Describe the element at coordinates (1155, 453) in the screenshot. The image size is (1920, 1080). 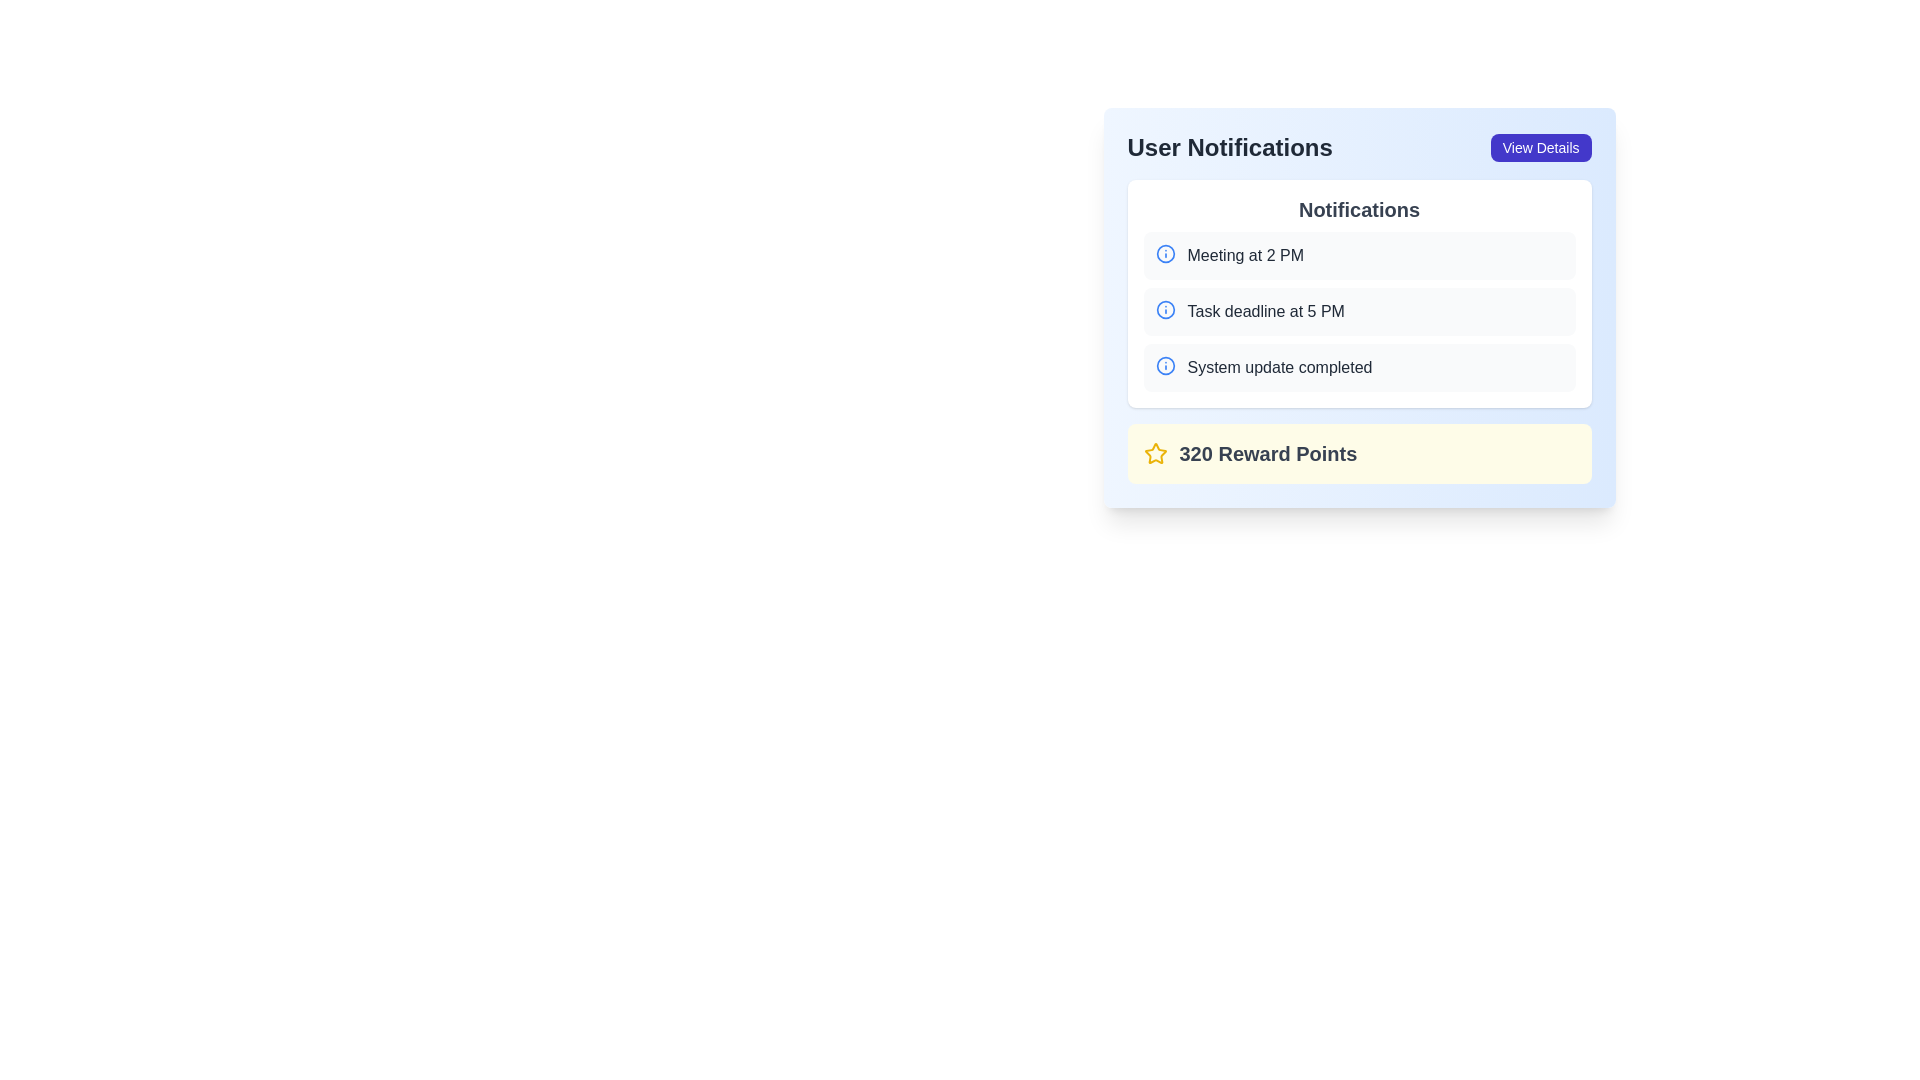
I see `the yellow star icon located to the left of the '320 Reward Points' text in the 'User Notifications' panel` at that location.